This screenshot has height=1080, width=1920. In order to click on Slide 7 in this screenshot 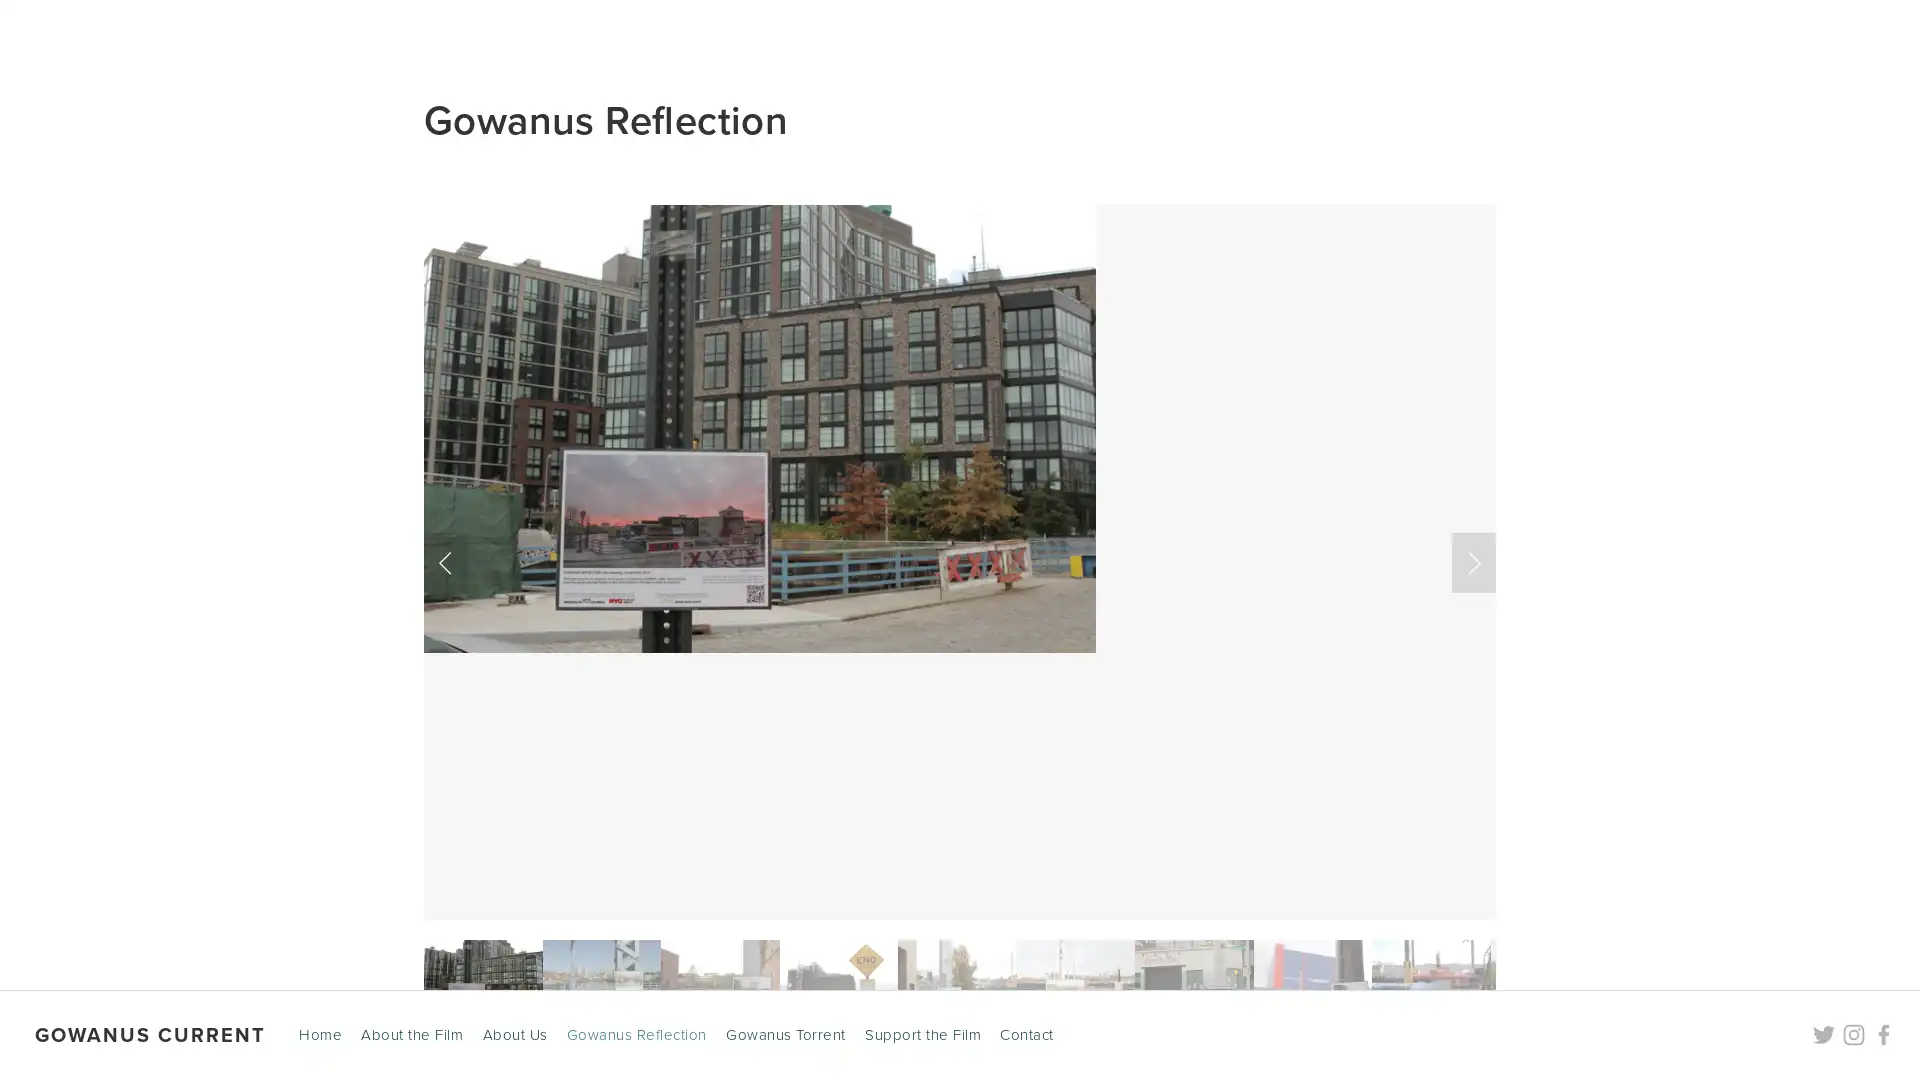, I will do `click(1194, 977)`.